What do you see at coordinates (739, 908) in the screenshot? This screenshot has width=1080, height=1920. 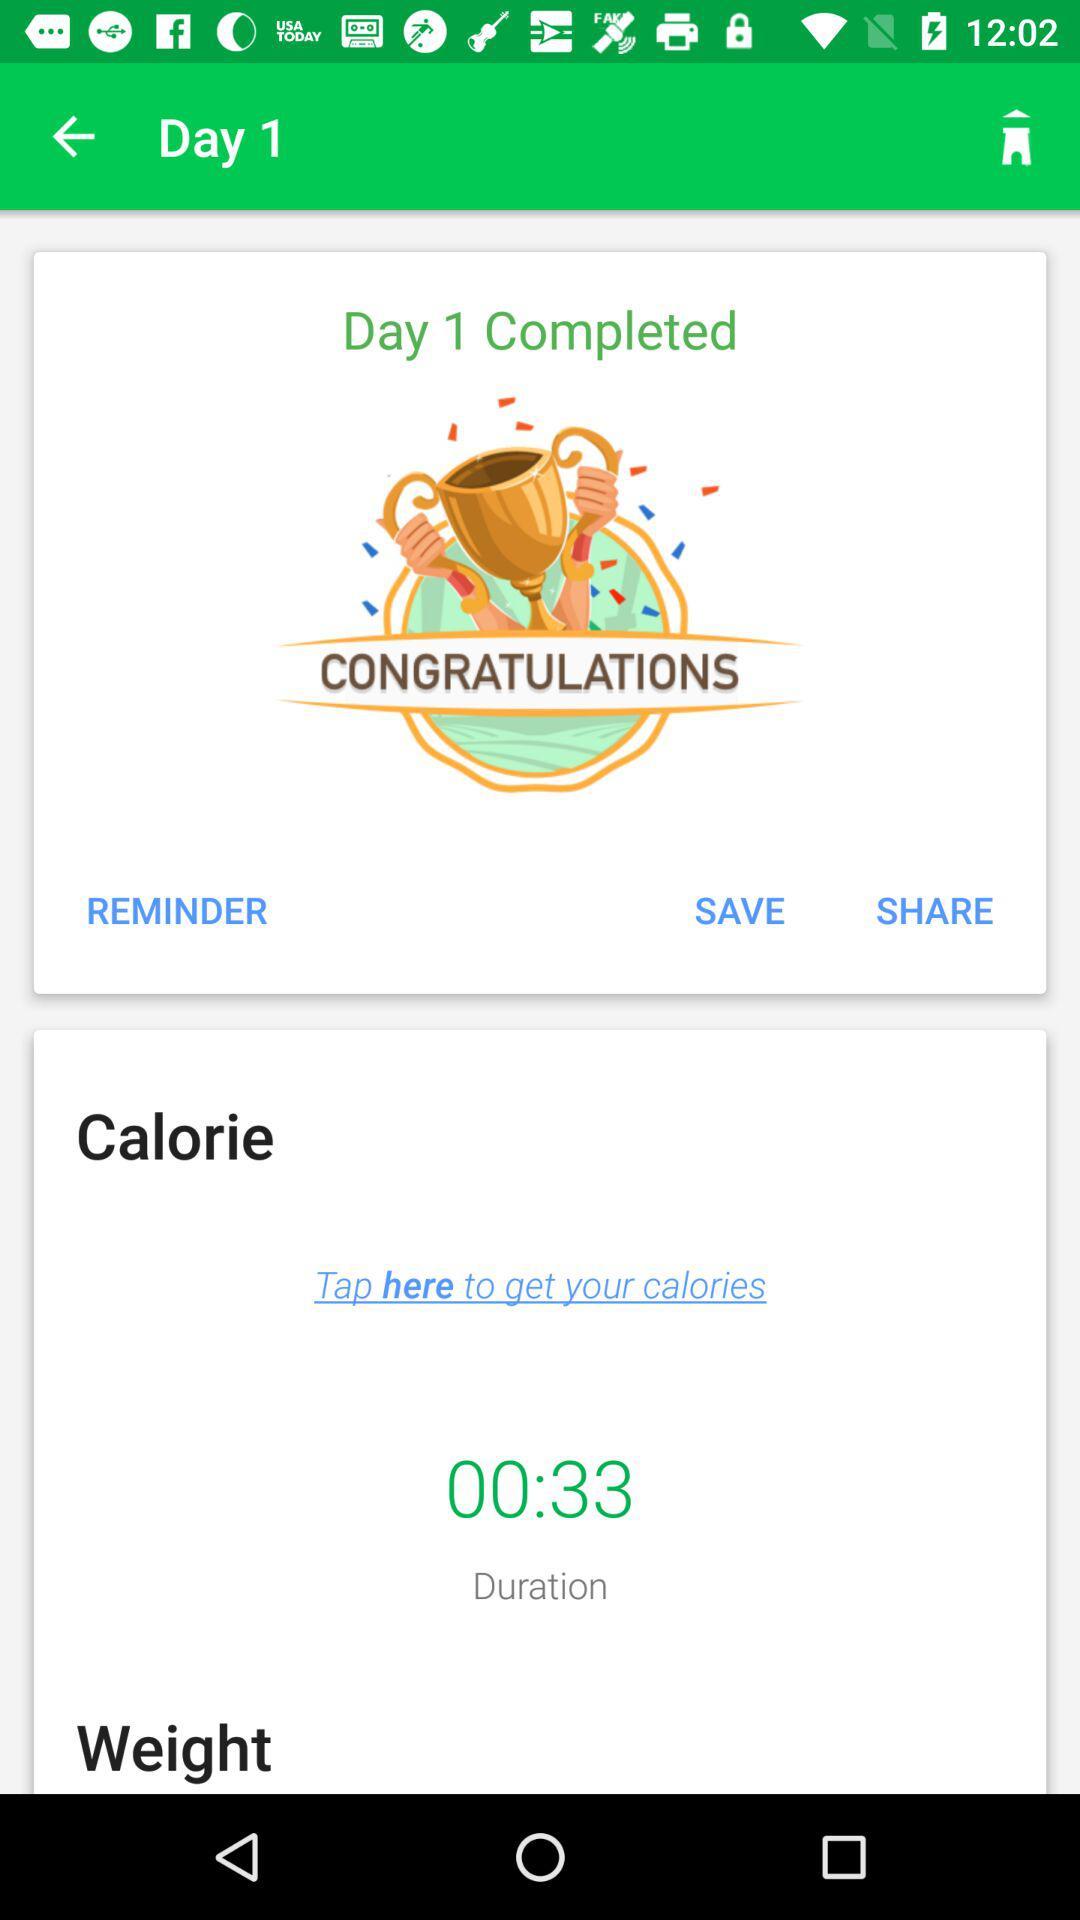 I see `icon to the right of reminder item` at bounding box center [739, 908].